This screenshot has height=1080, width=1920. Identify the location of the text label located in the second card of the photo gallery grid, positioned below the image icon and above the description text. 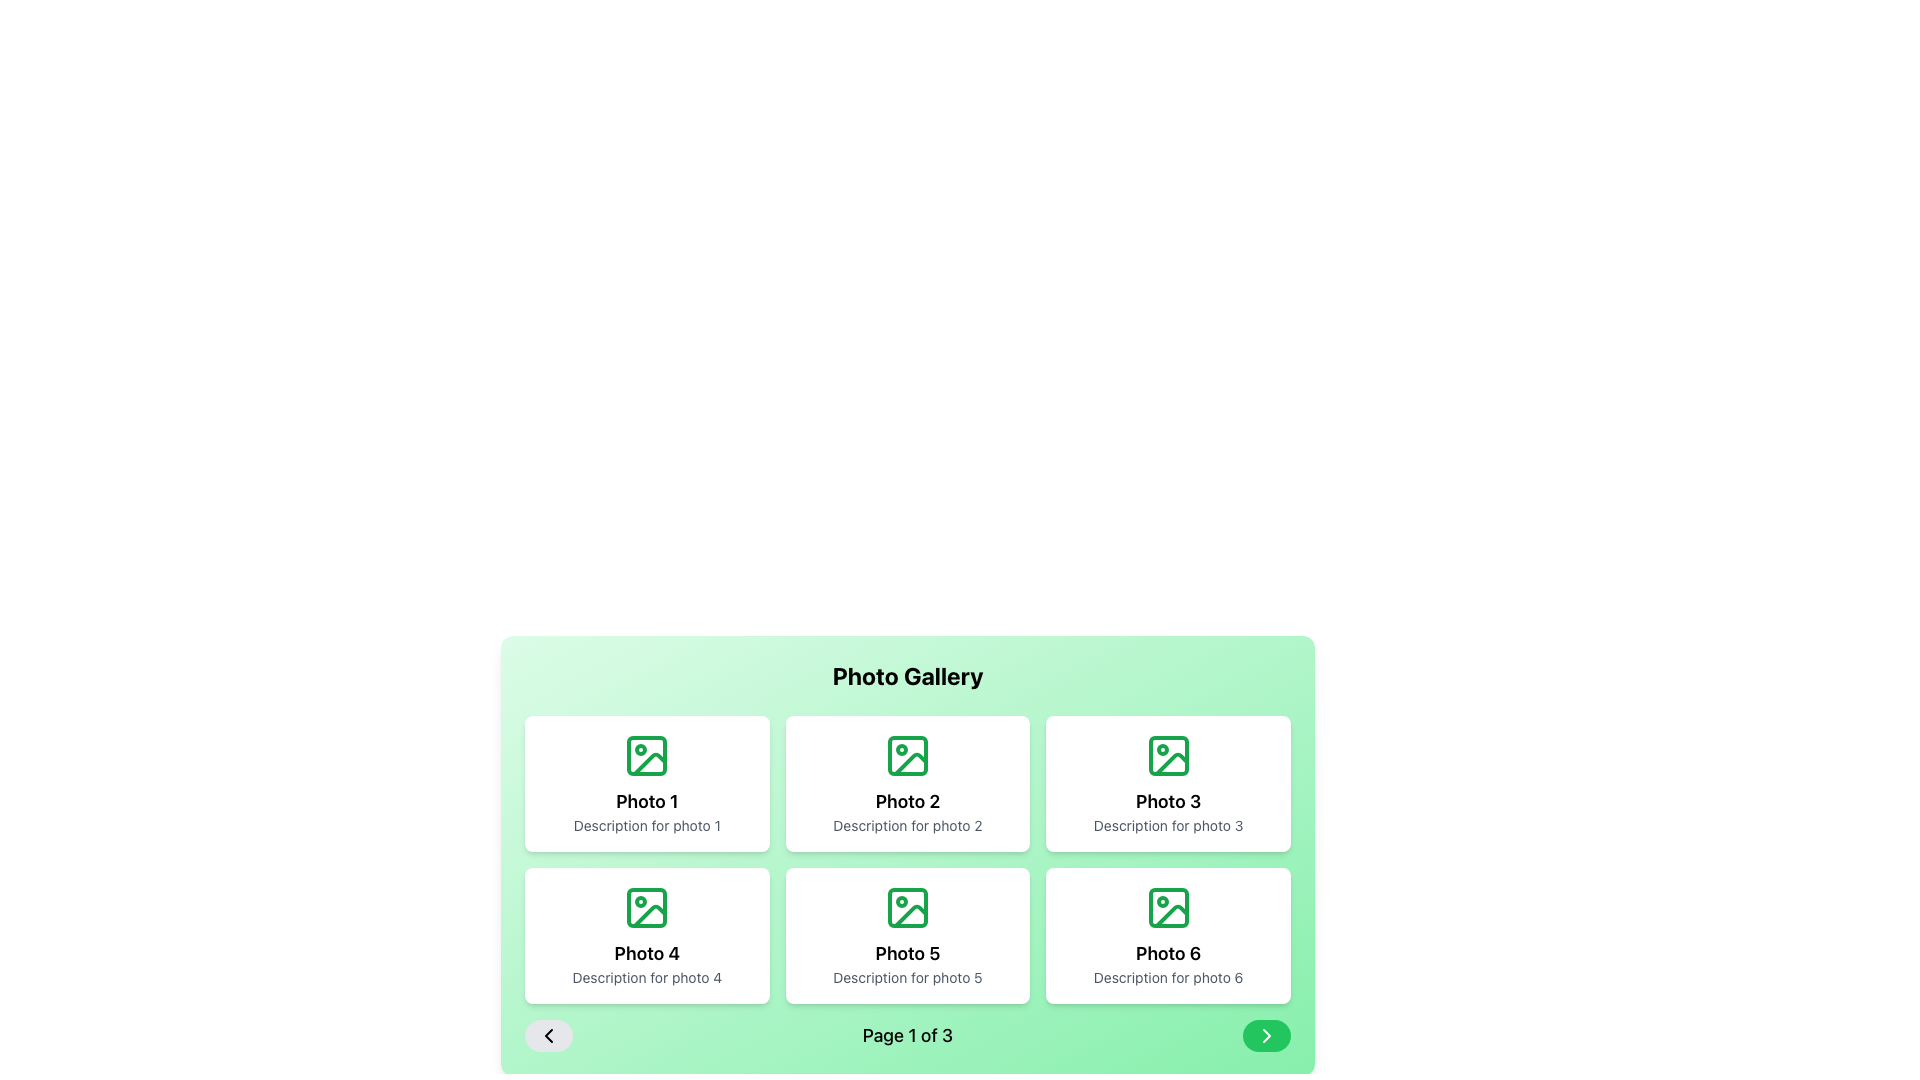
(906, 801).